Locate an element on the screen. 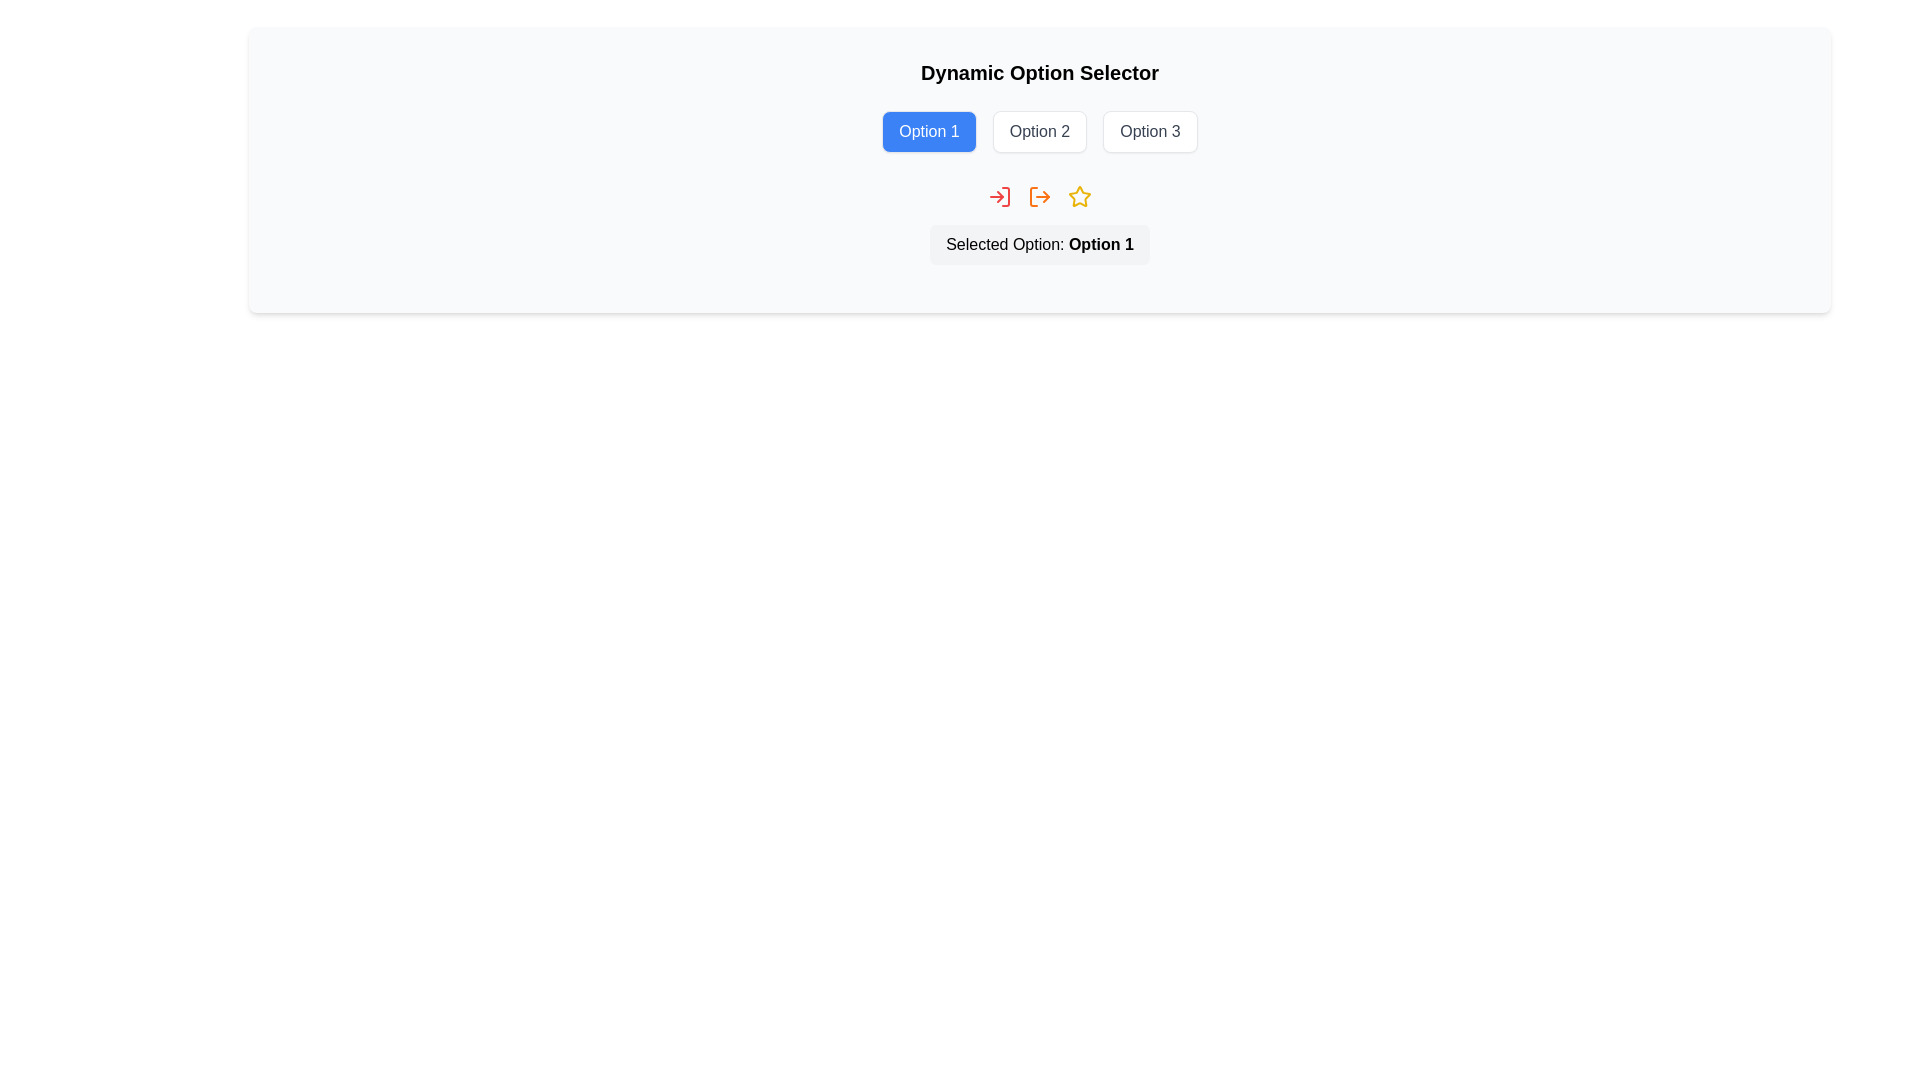 This screenshot has width=1920, height=1080. the third icon from the right, which visually represents a rating feature or highlighted status in the application is located at coordinates (1079, 196).